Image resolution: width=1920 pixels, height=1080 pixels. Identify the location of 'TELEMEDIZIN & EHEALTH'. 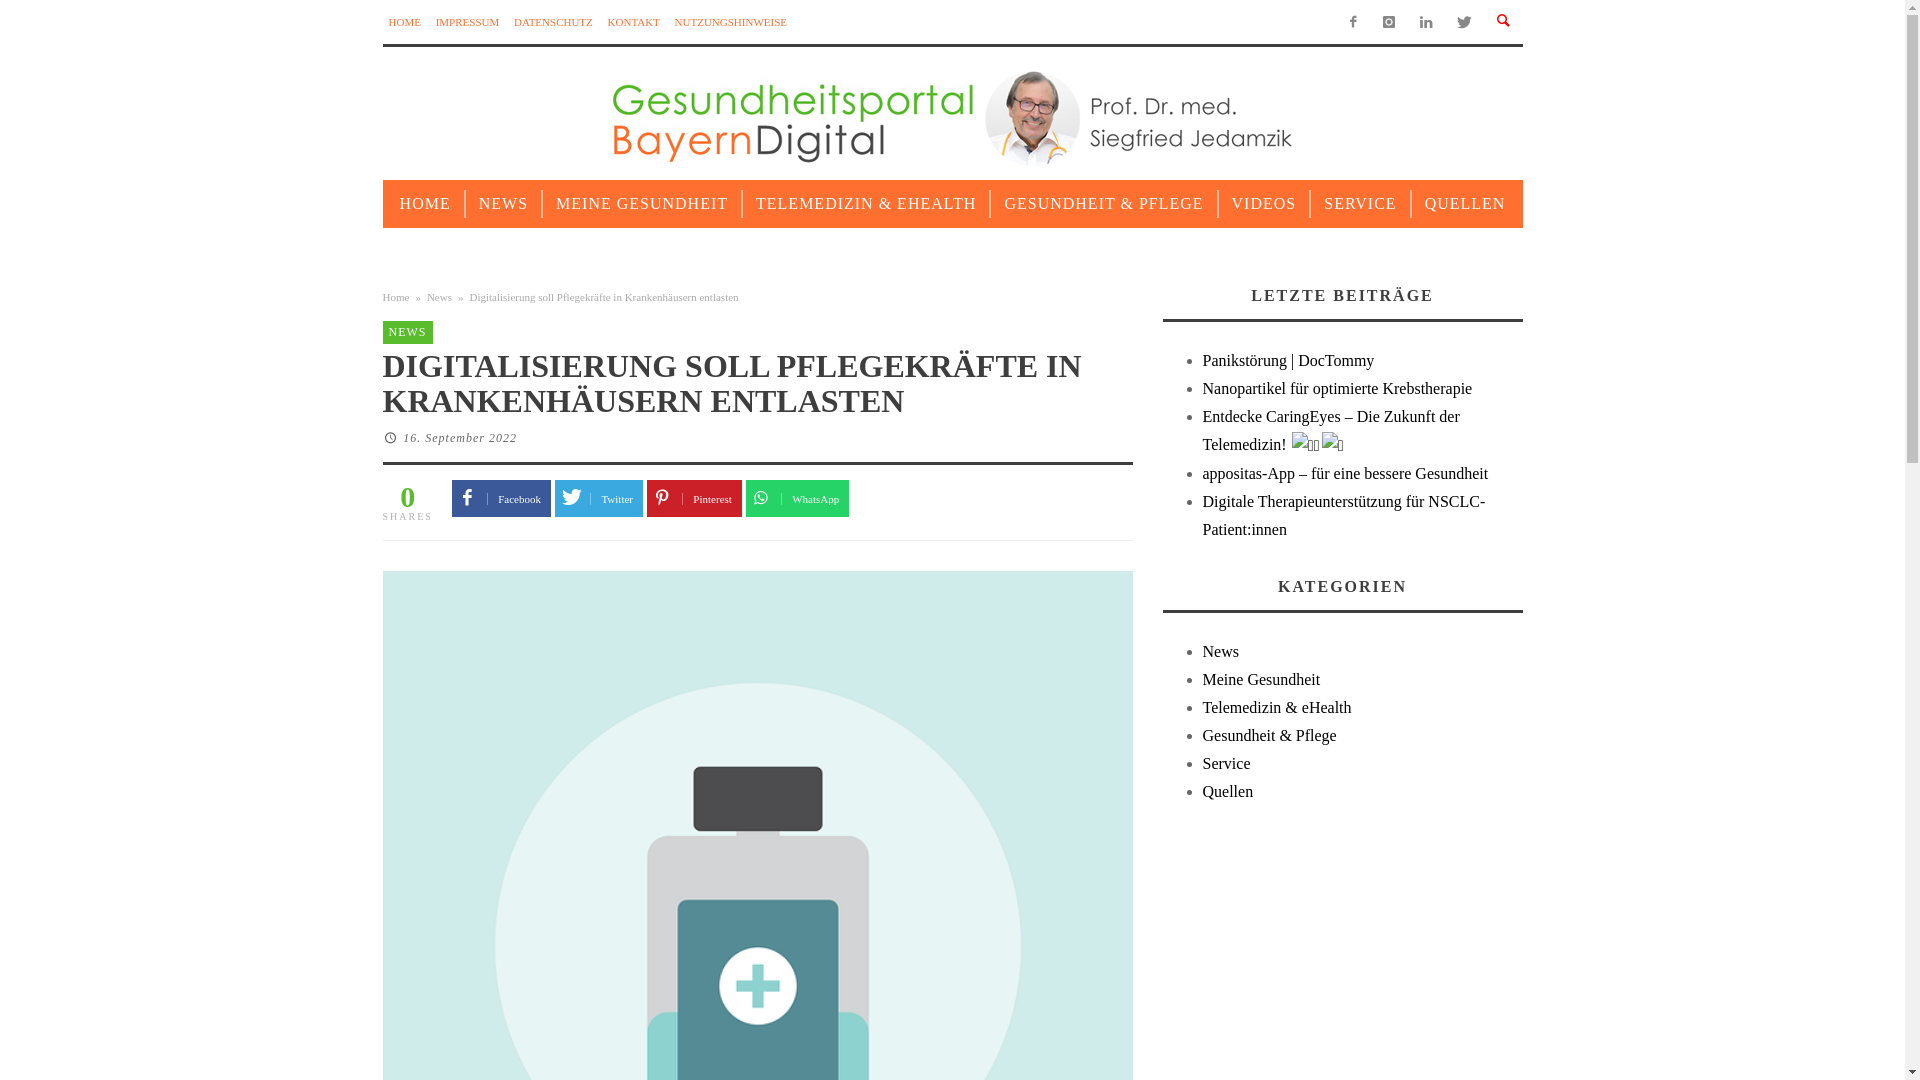
(865, 204).